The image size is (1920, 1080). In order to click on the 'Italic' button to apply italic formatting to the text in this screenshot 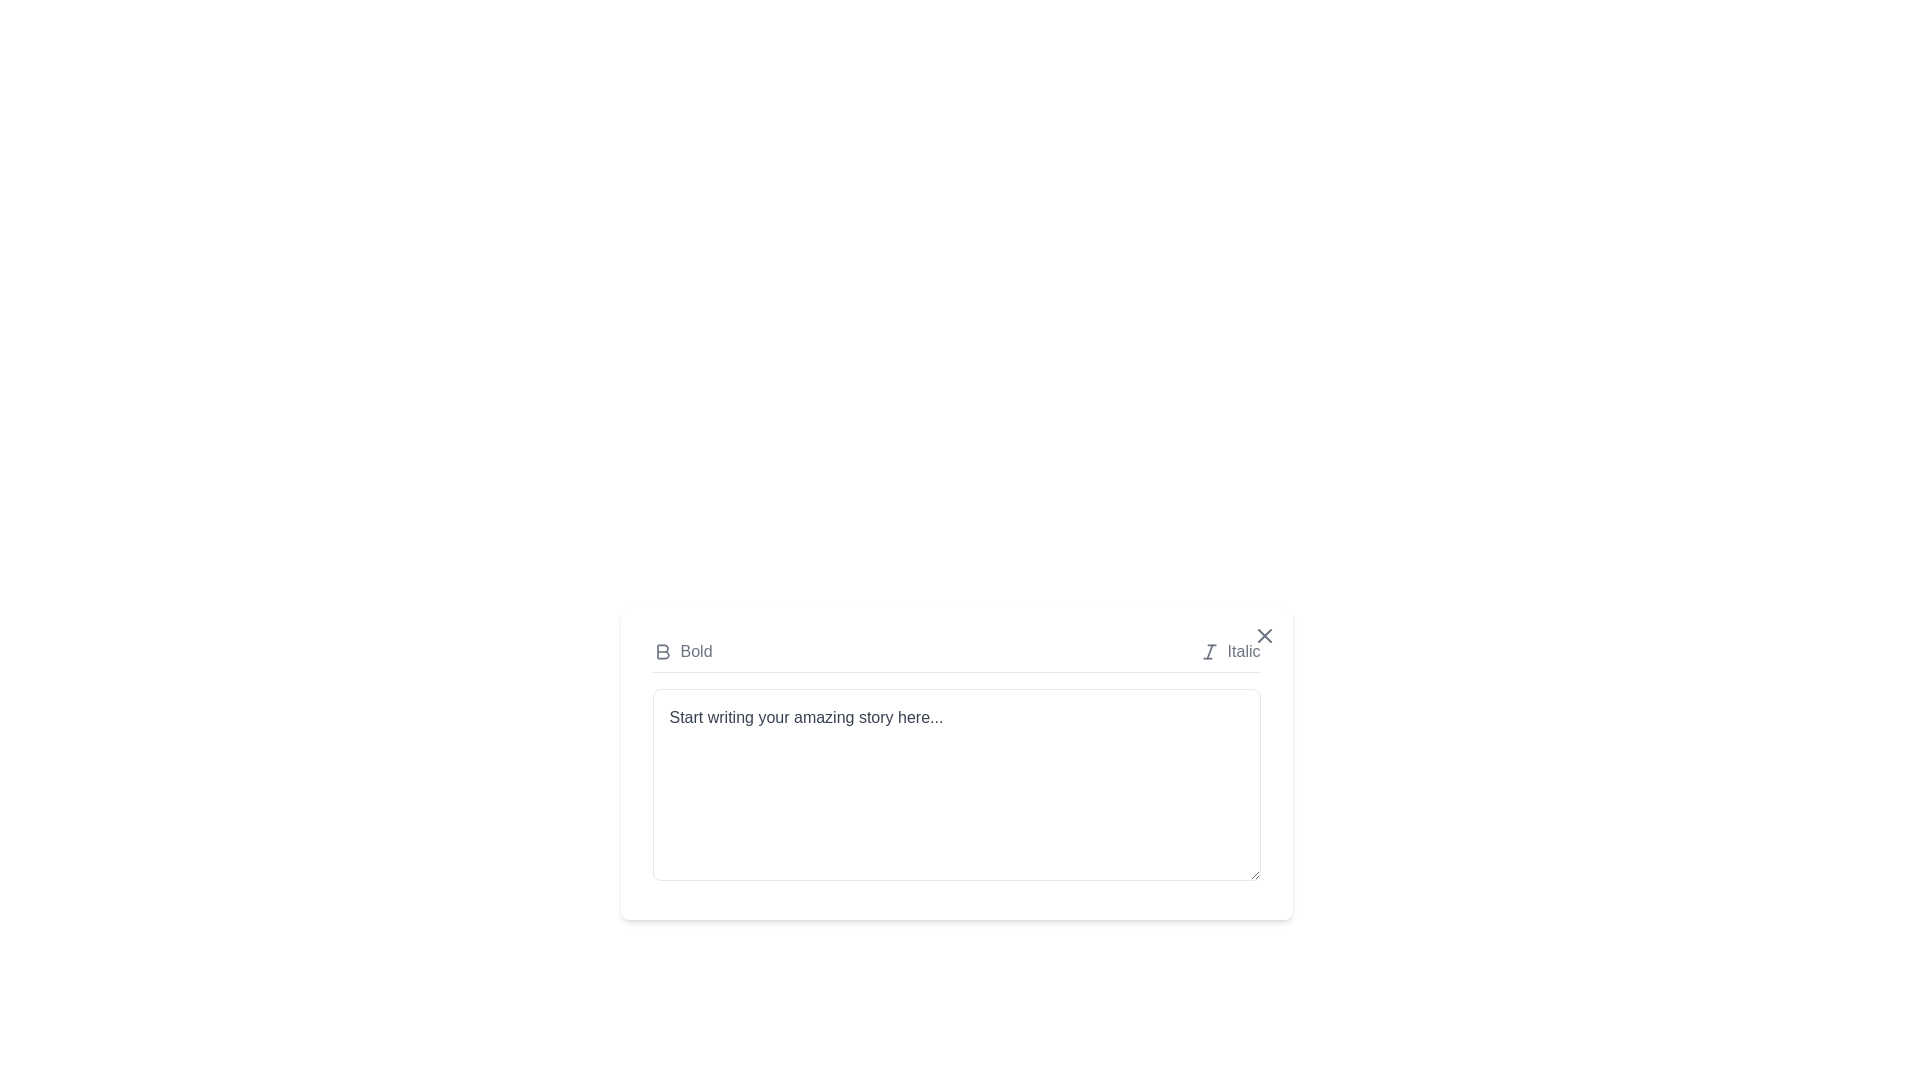, I will do `click(1228, 651)`.